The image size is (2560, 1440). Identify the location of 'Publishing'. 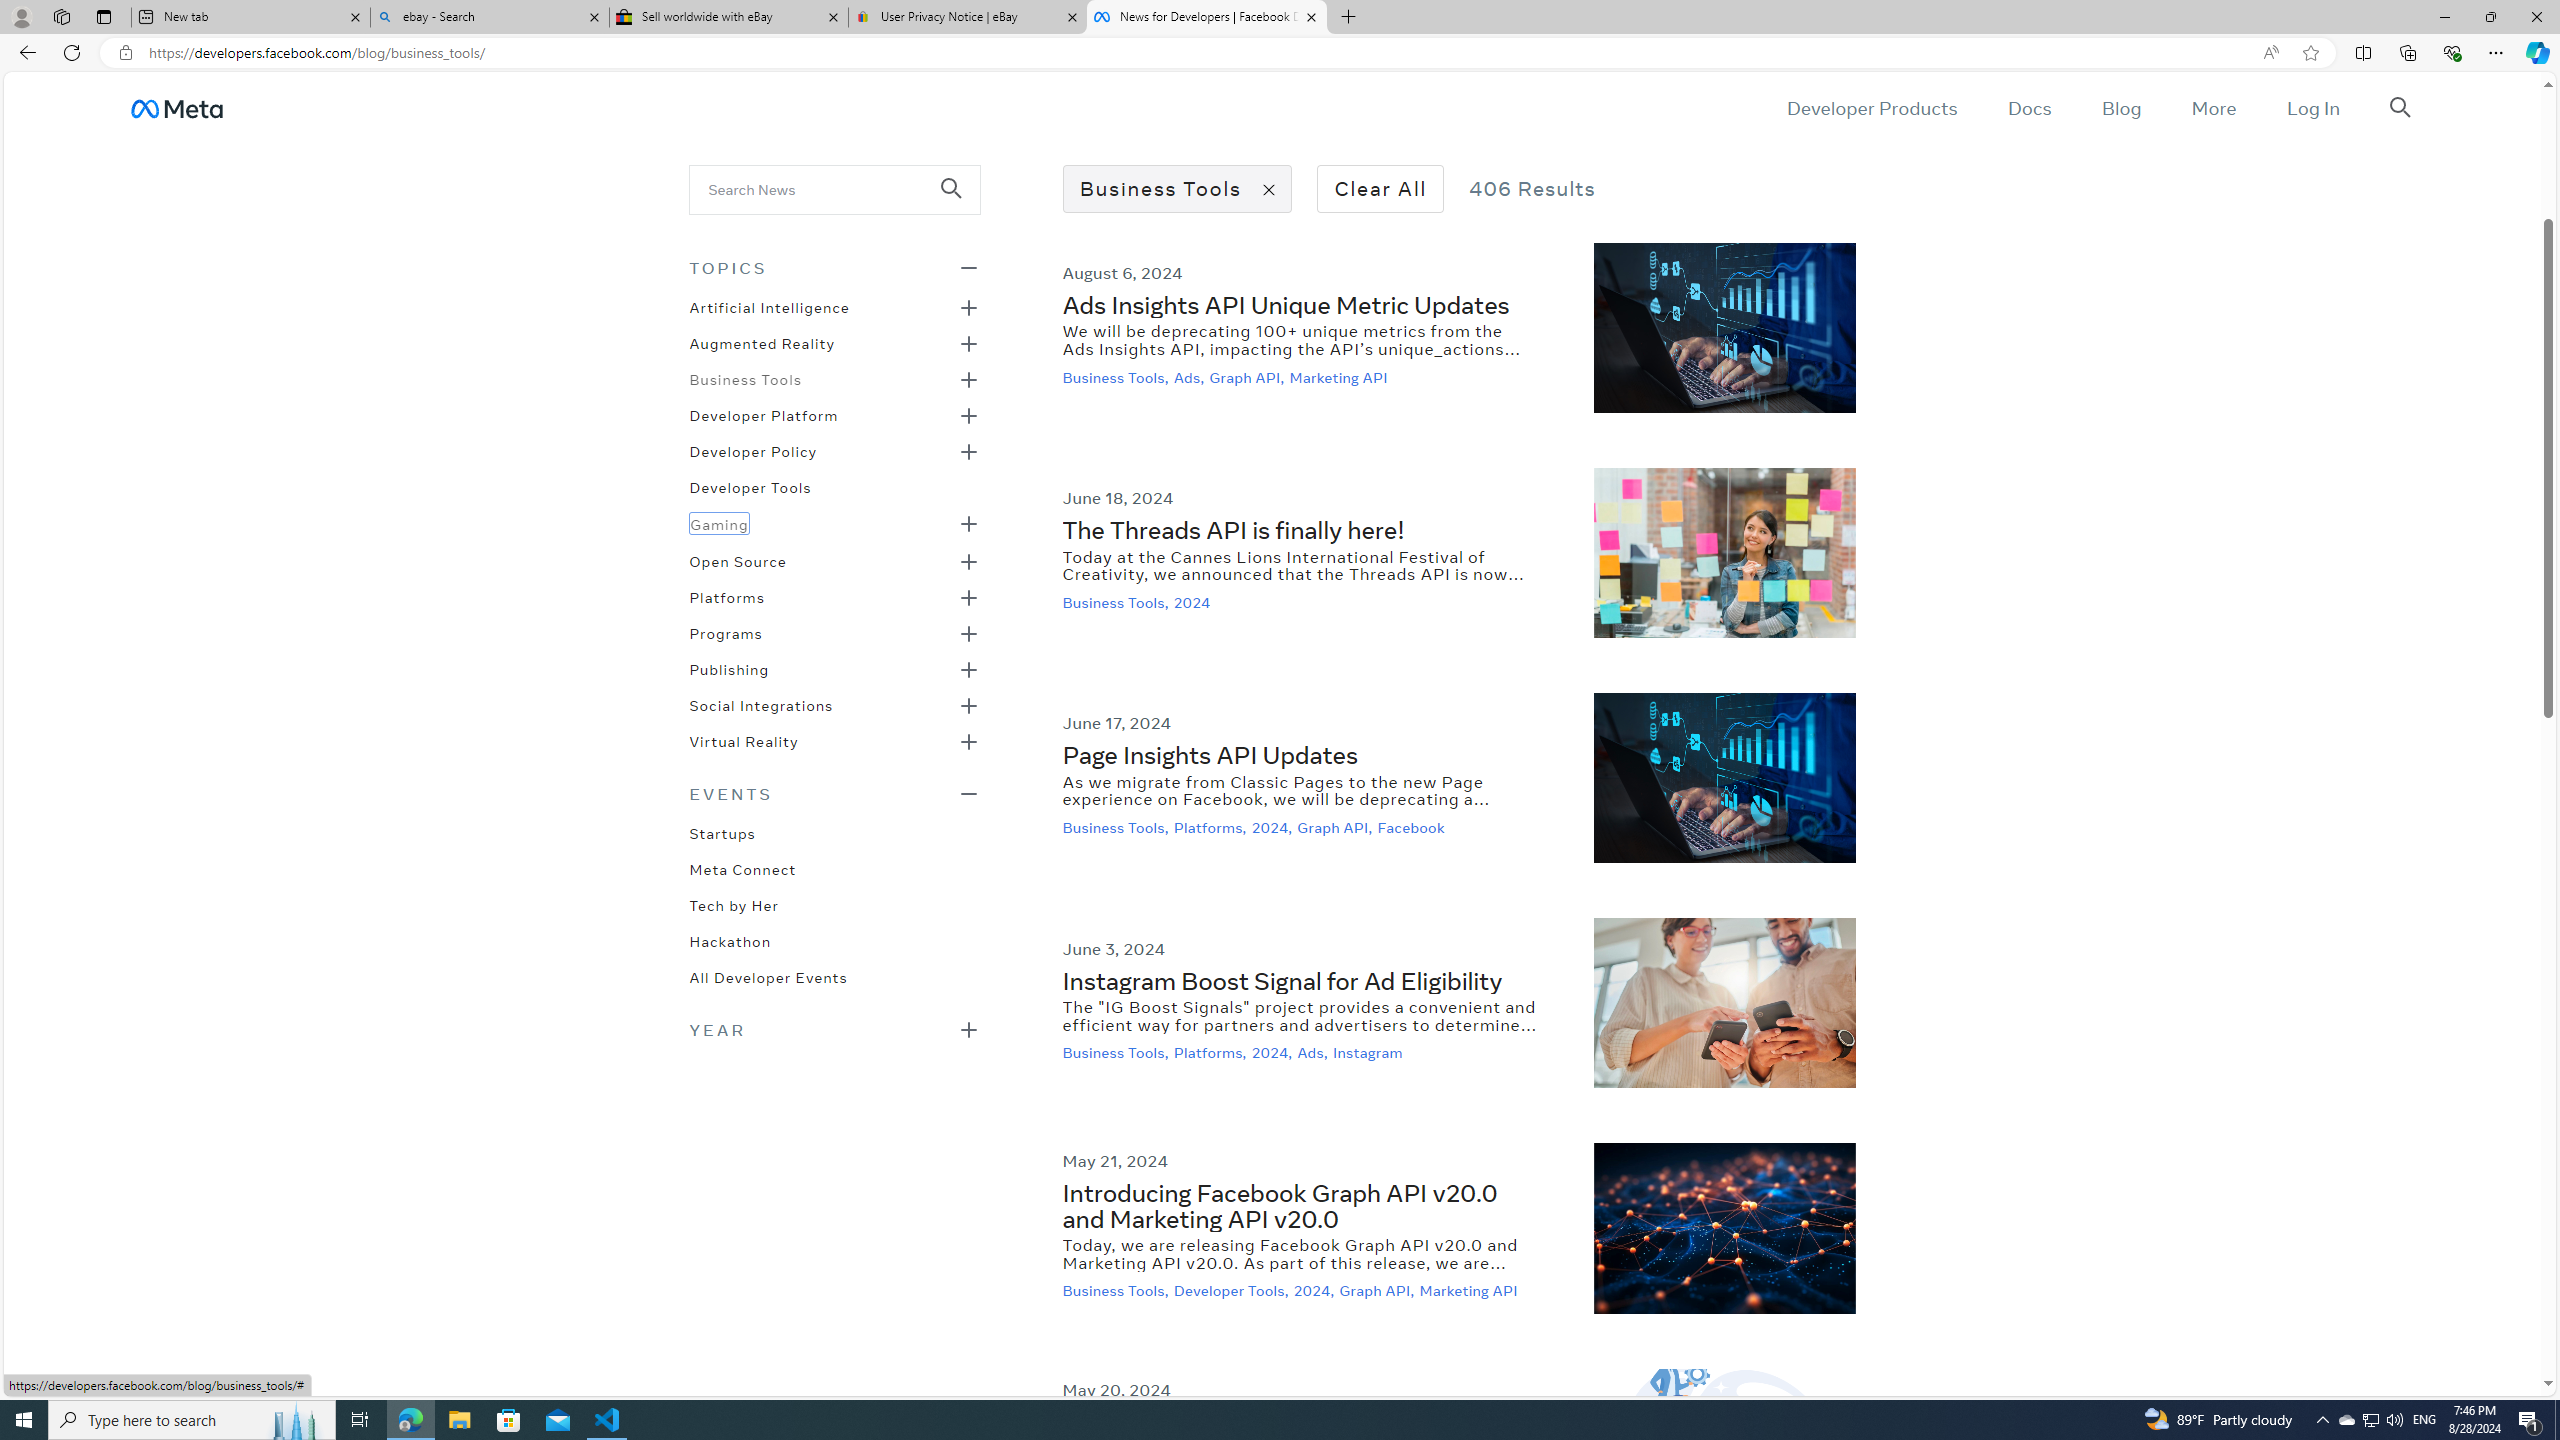
(729, 667).